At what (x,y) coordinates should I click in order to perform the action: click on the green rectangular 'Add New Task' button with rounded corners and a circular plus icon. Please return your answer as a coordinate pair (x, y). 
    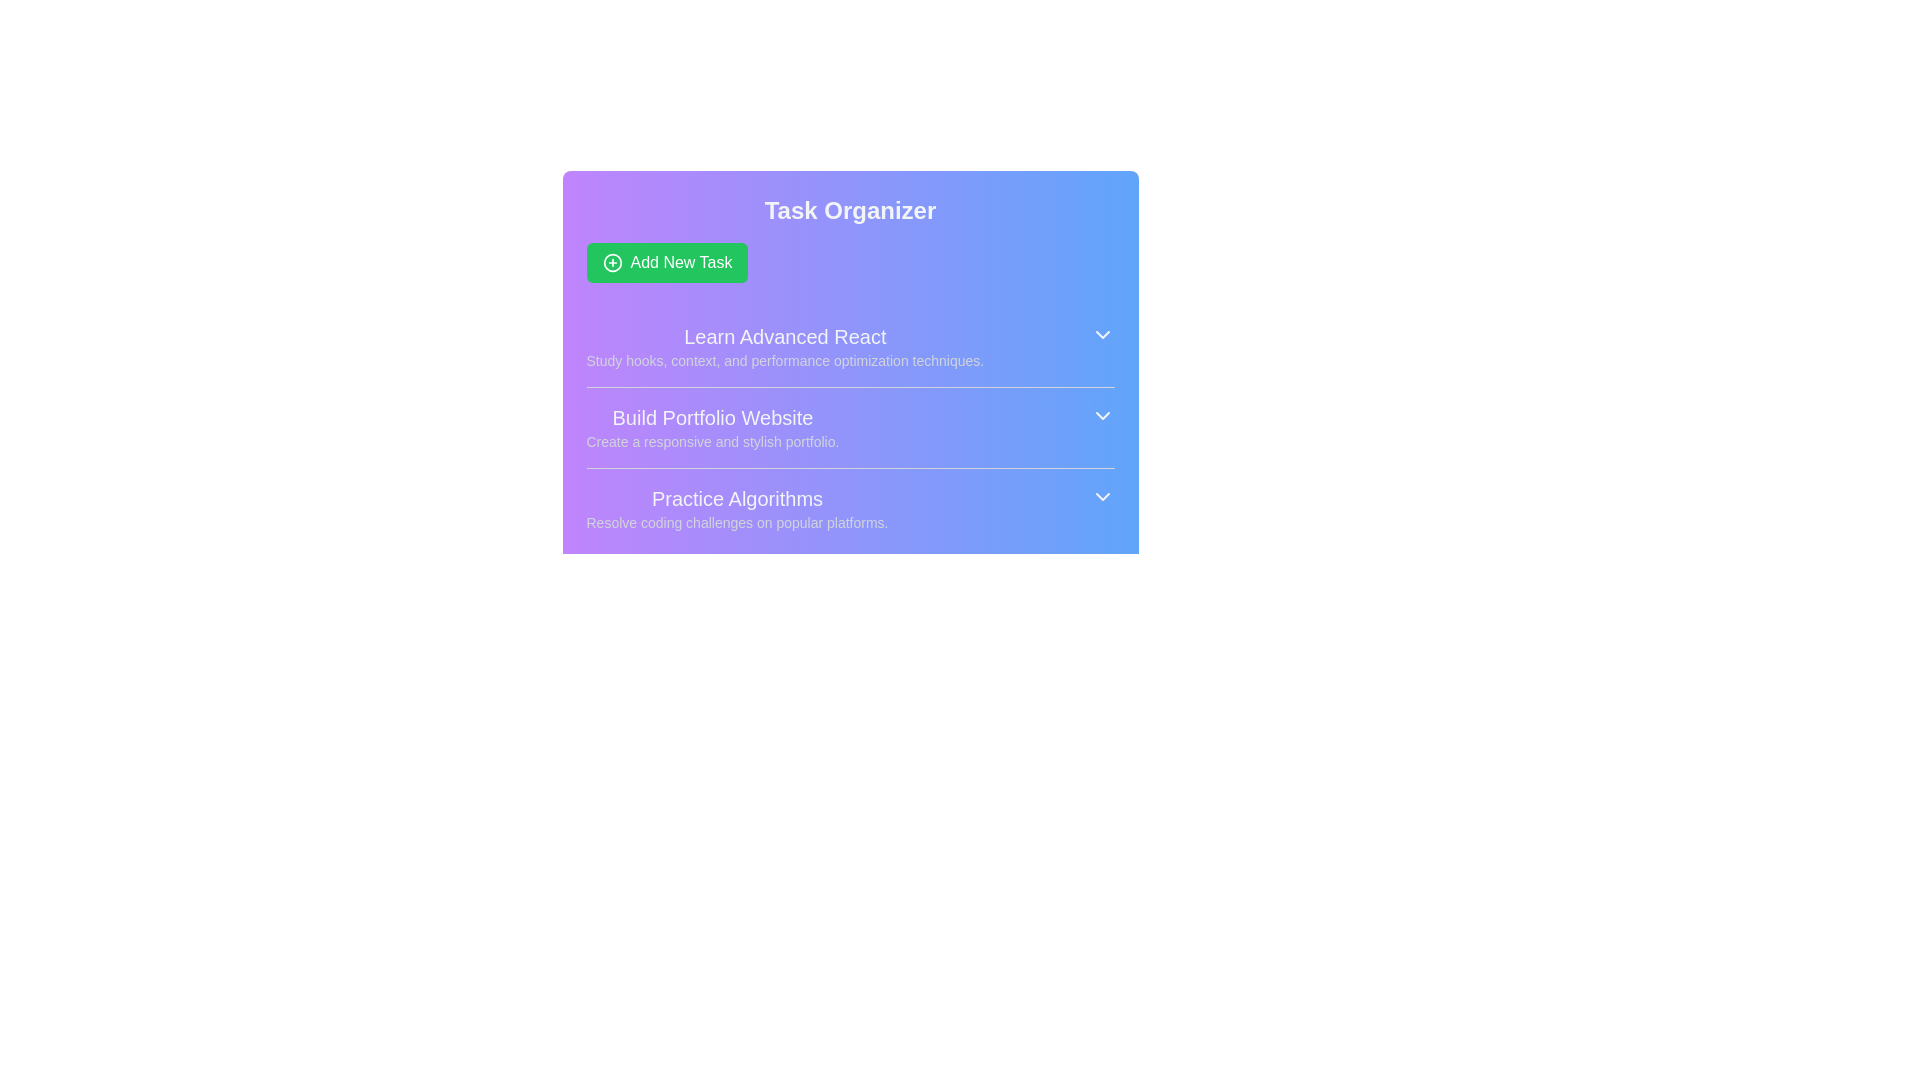
    Looking at the image, I should click on (667, 261).